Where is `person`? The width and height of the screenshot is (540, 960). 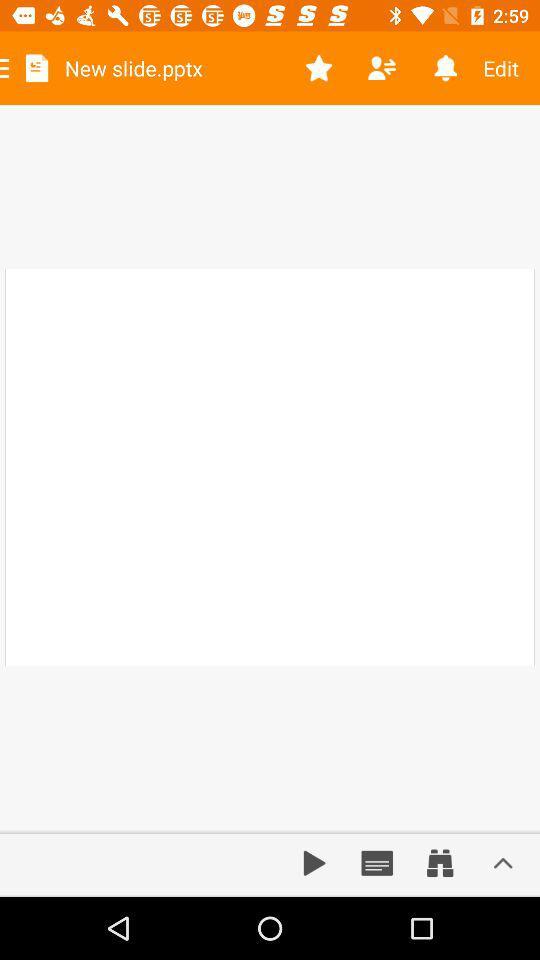 person is located at coordinates (382, 68).